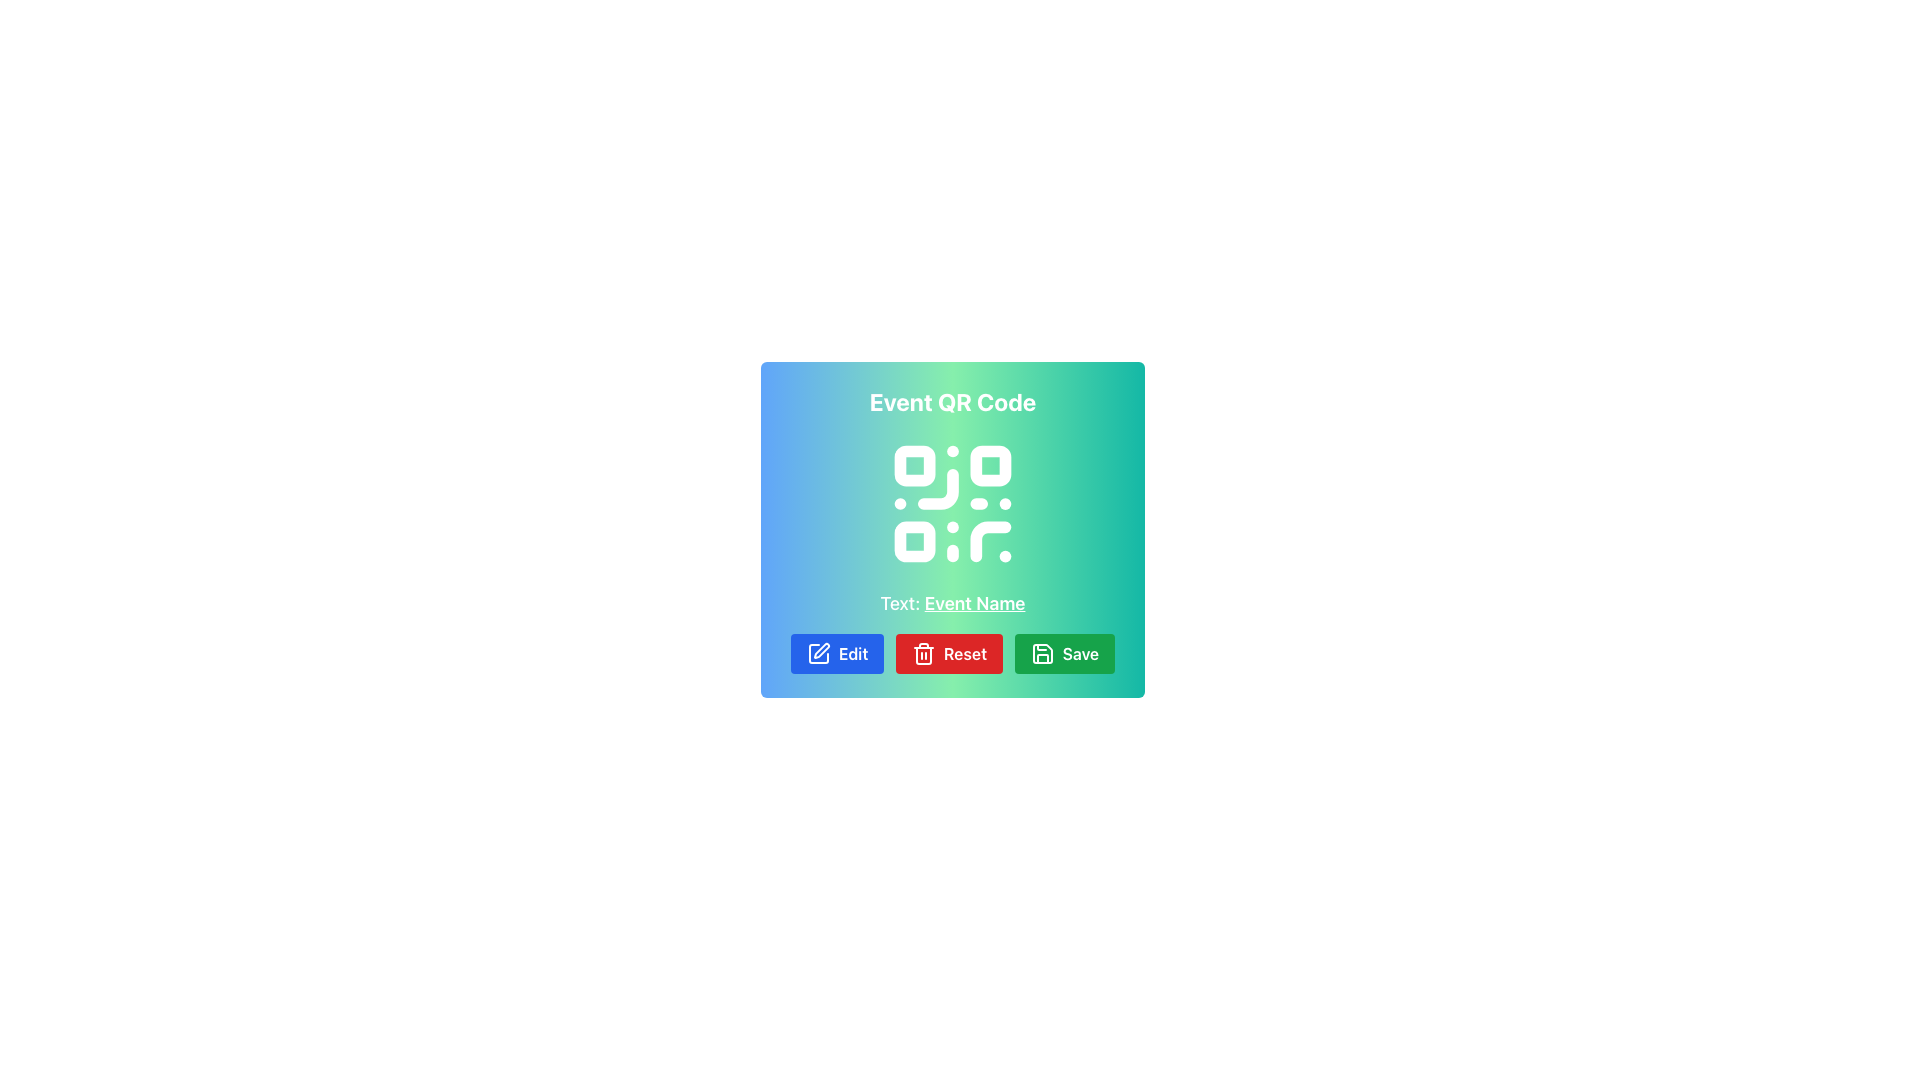  What do you see at coordinates (818, 654) in the screenshot?
I see `the 'Edit' icon located to the left of the 'Edit' text within the button group below the 'Event QR Code' section` at bounding box center [818, 654].